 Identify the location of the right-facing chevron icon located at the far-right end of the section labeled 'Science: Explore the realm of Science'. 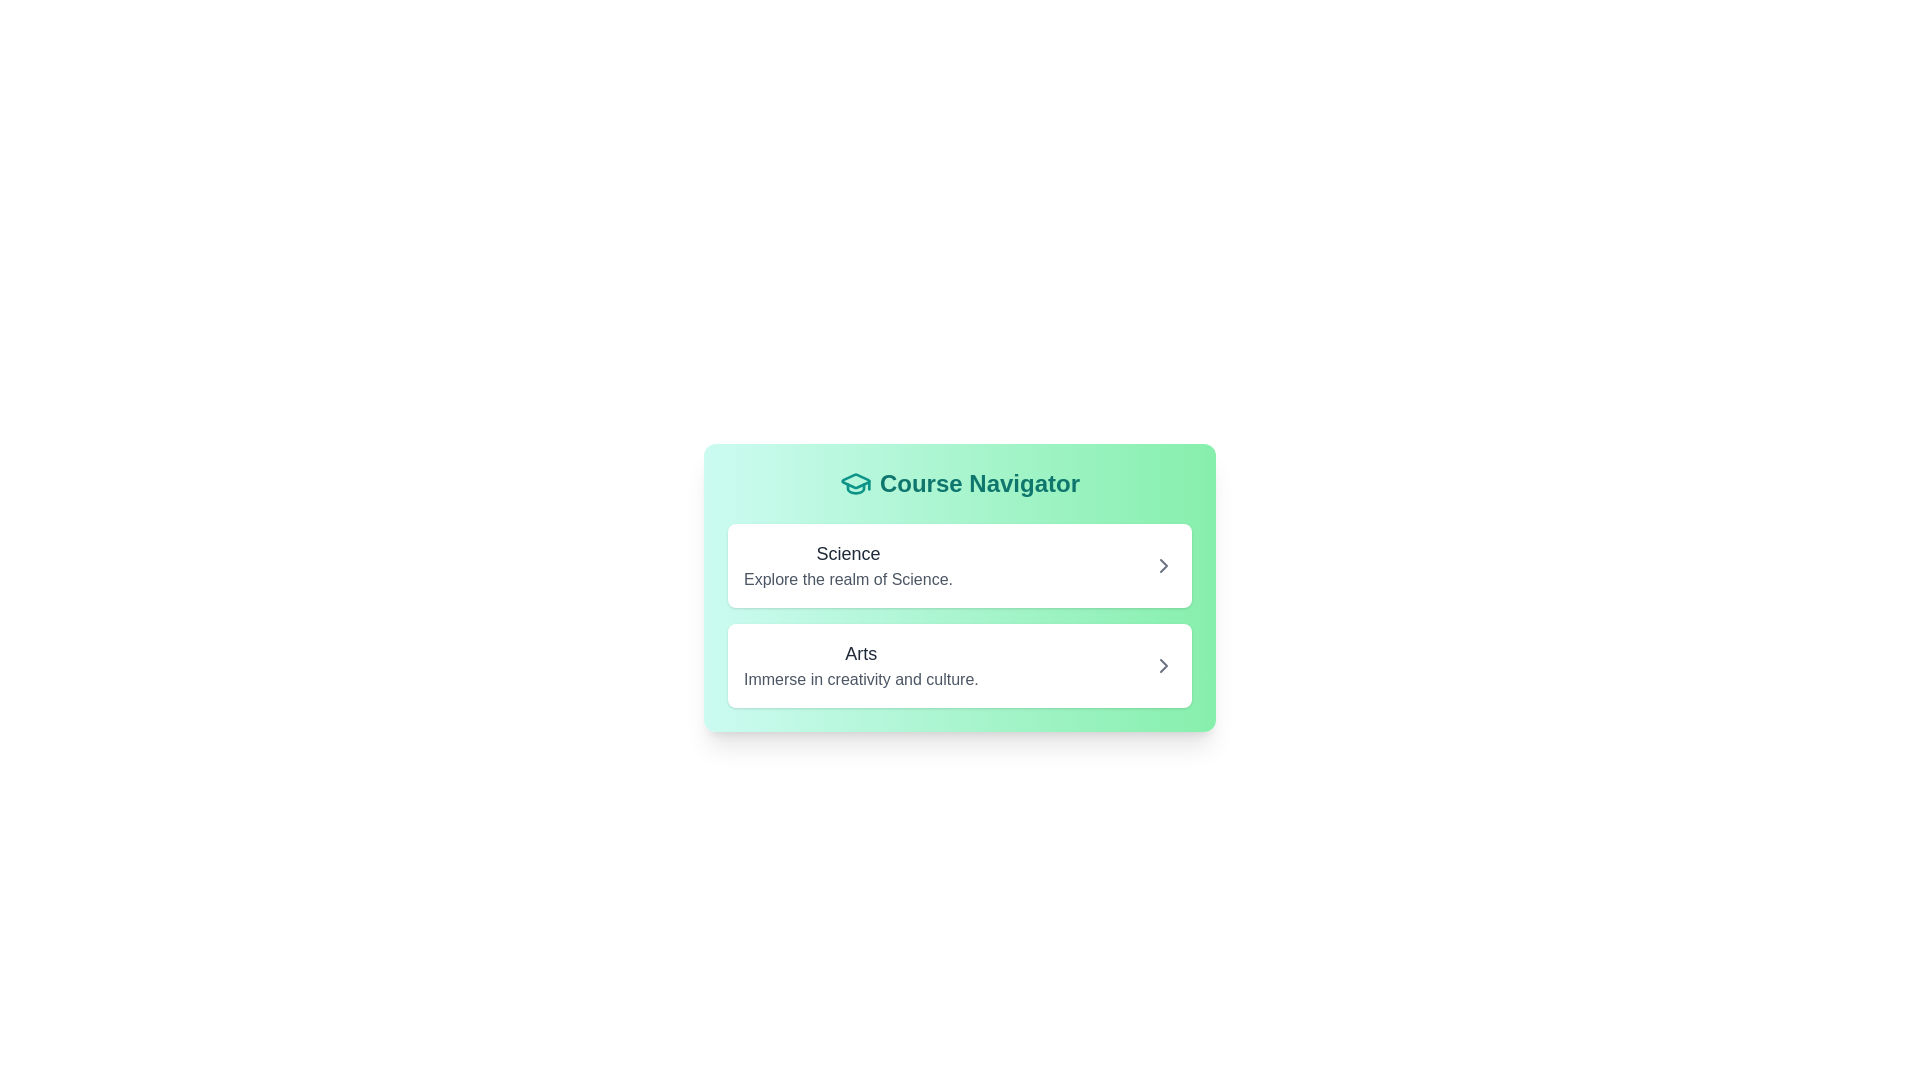
(1163, 566).